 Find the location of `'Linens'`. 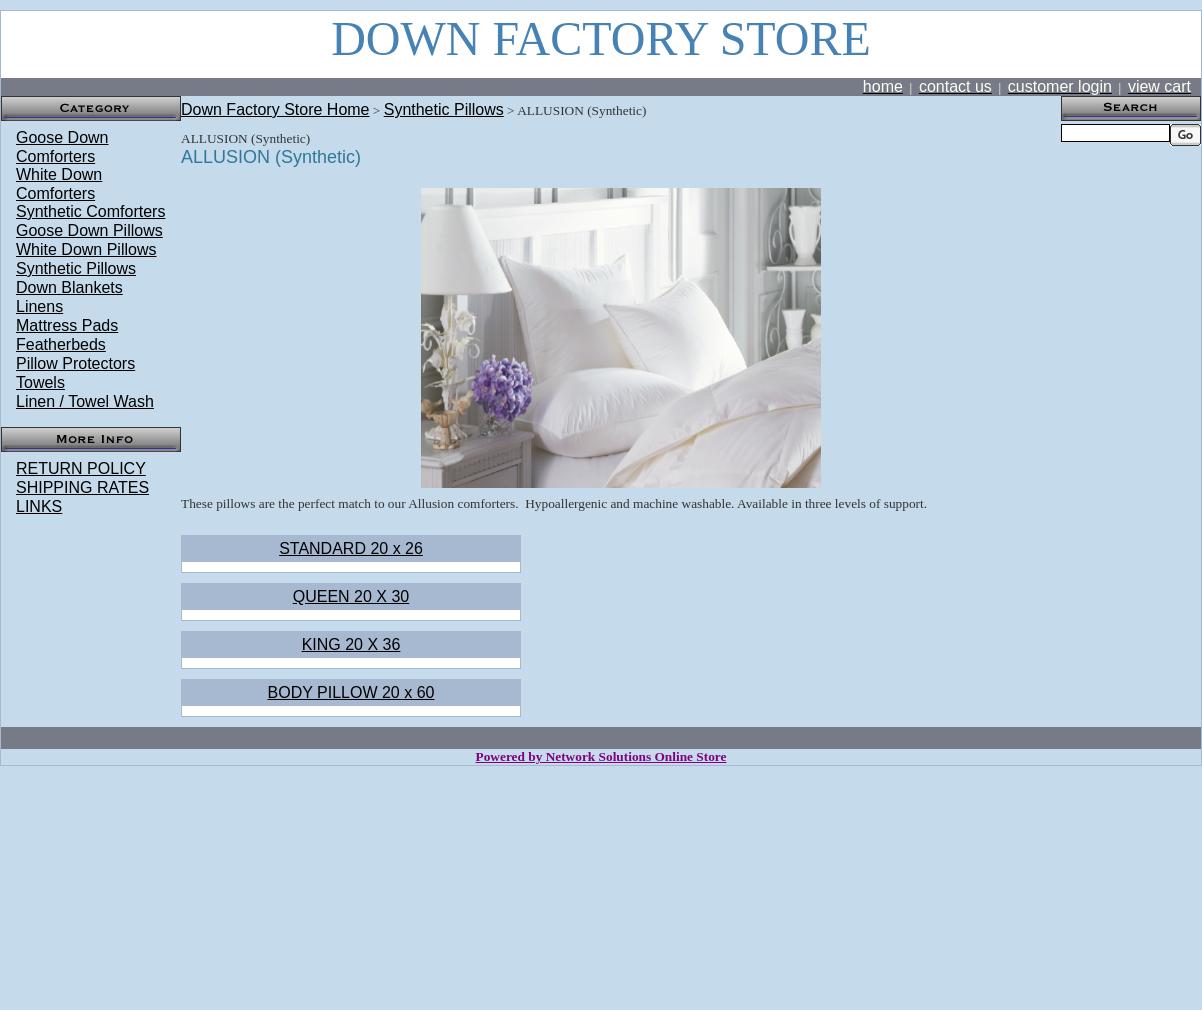

'Linens' is located at coordinates (39, 306).